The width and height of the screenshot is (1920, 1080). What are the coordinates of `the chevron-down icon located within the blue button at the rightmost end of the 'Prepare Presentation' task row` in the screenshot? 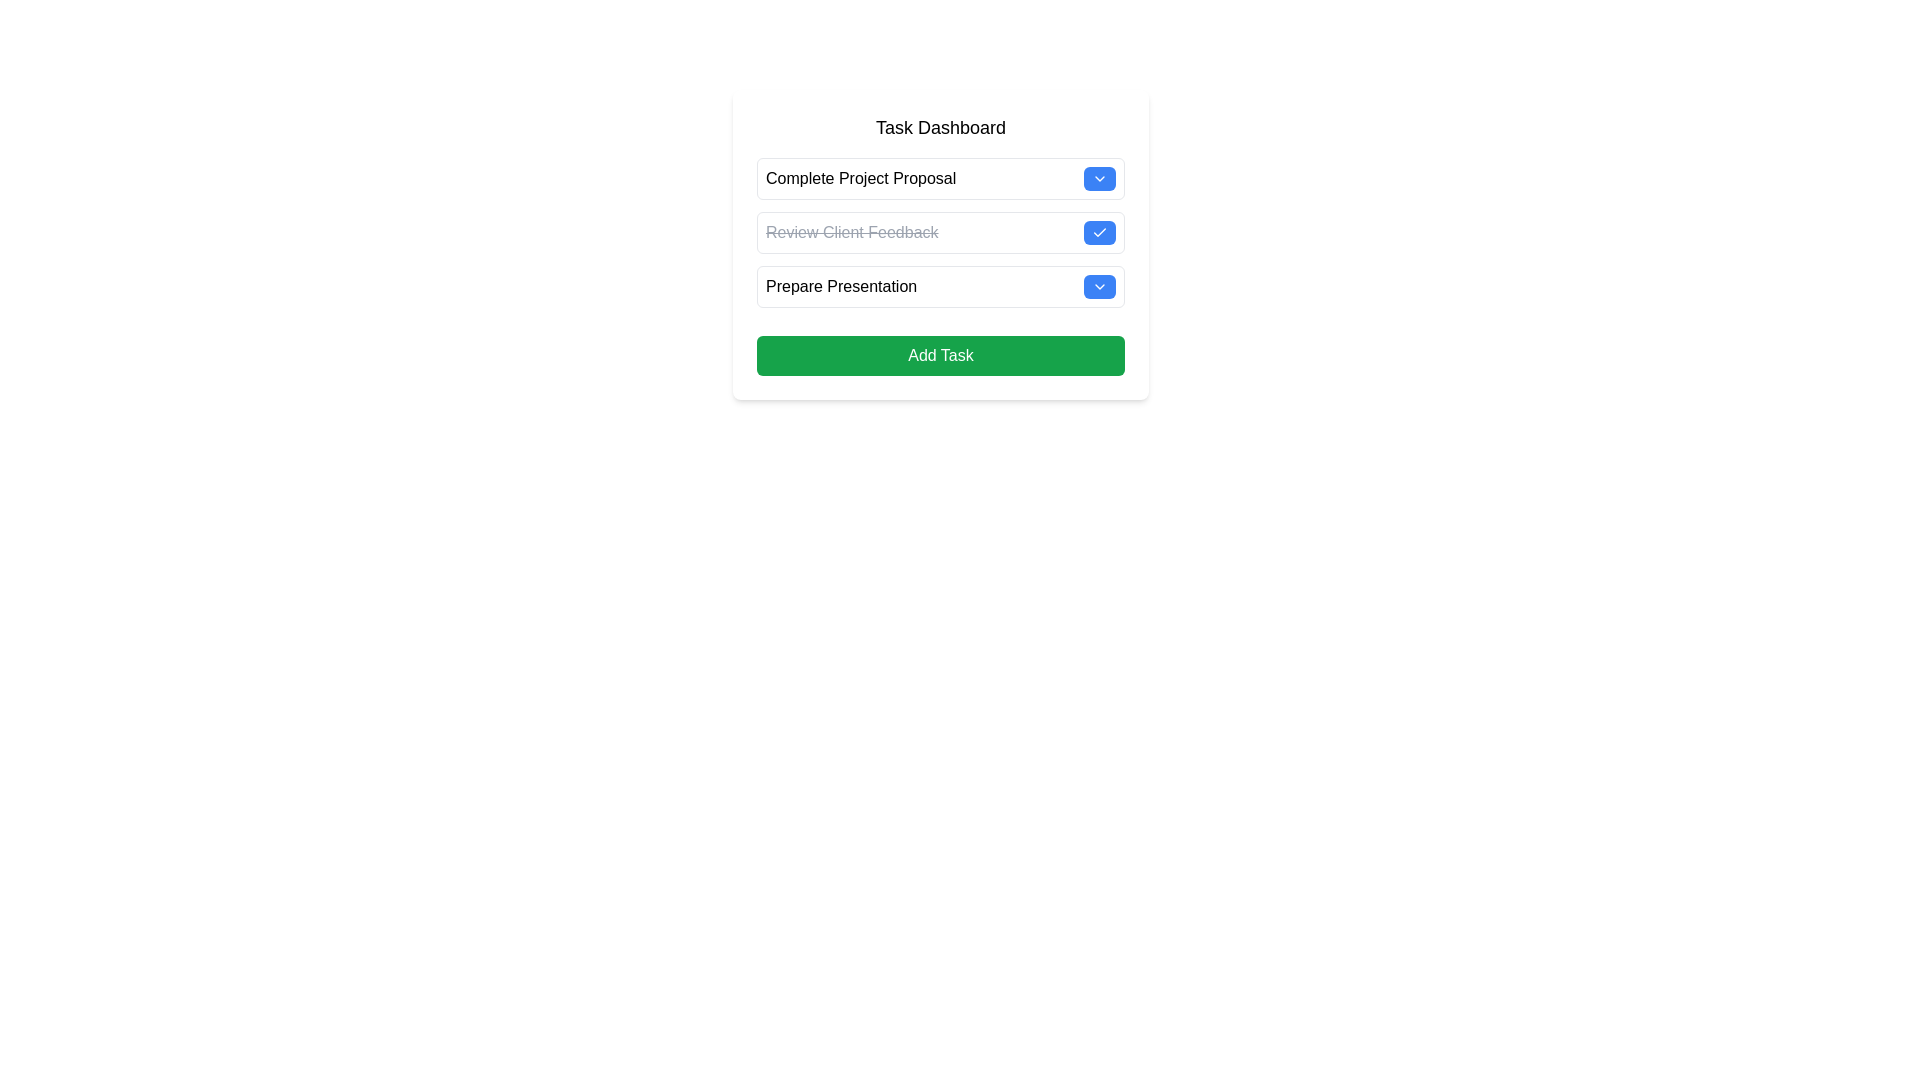 It's located at (1098, 286).